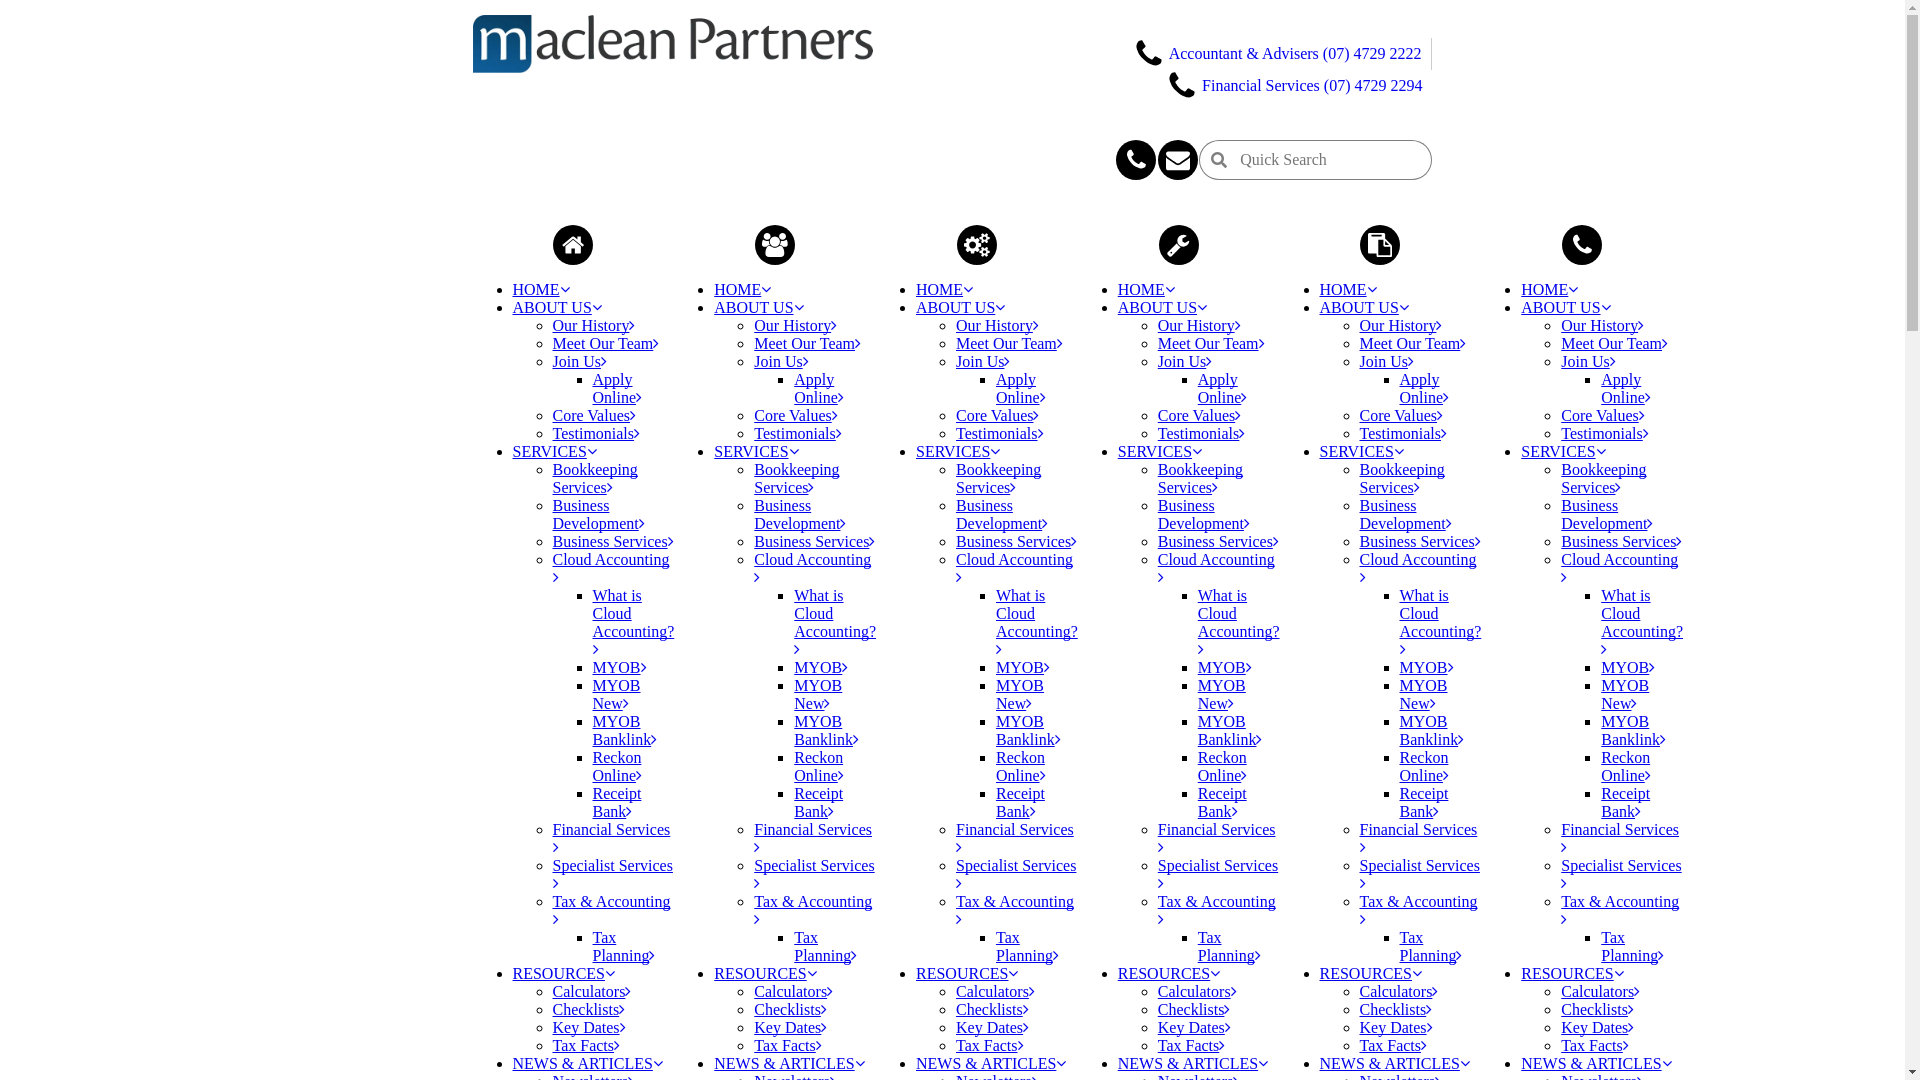  Describe the element at coordinates (825, 945) in the screenshot. I see `'Tax Planning'` at that location.